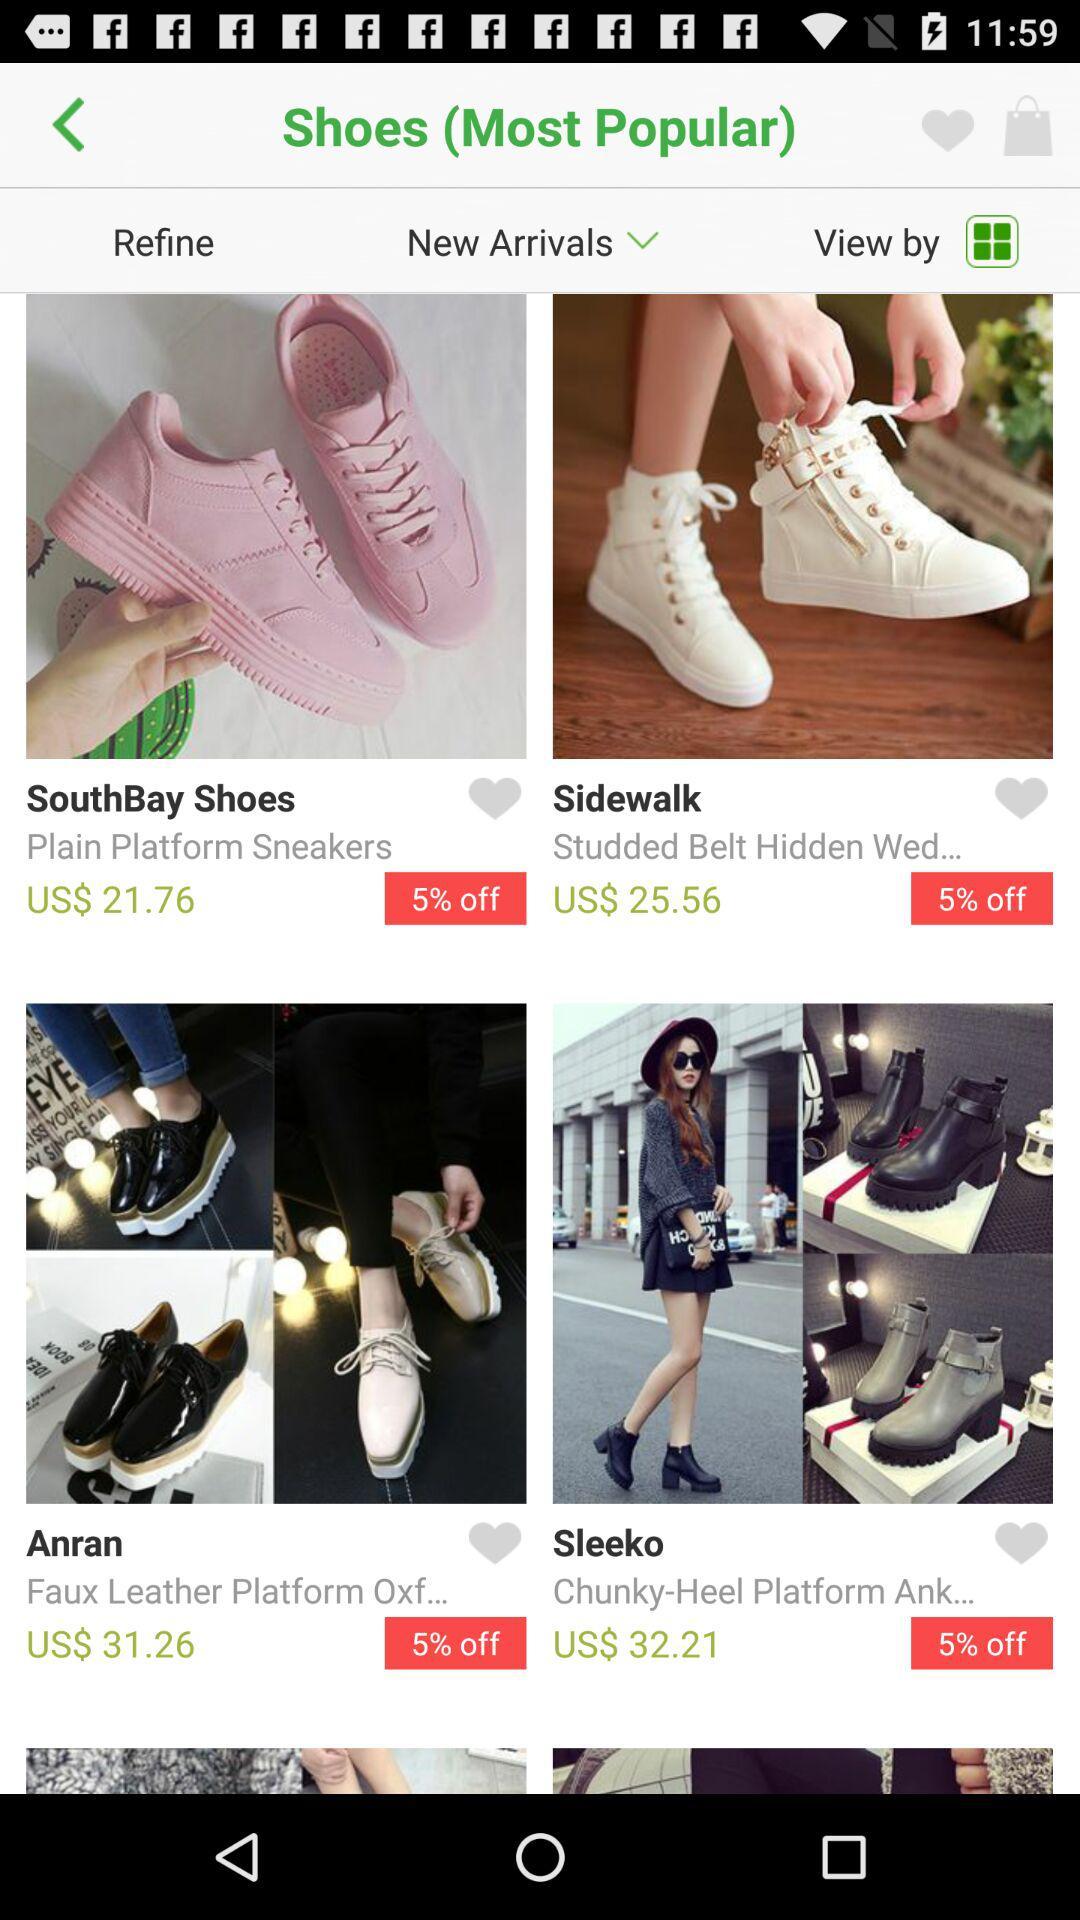 The height and width of the screenshot is (1920, 1080). I want to click on to favorites, so click(1017, 822).